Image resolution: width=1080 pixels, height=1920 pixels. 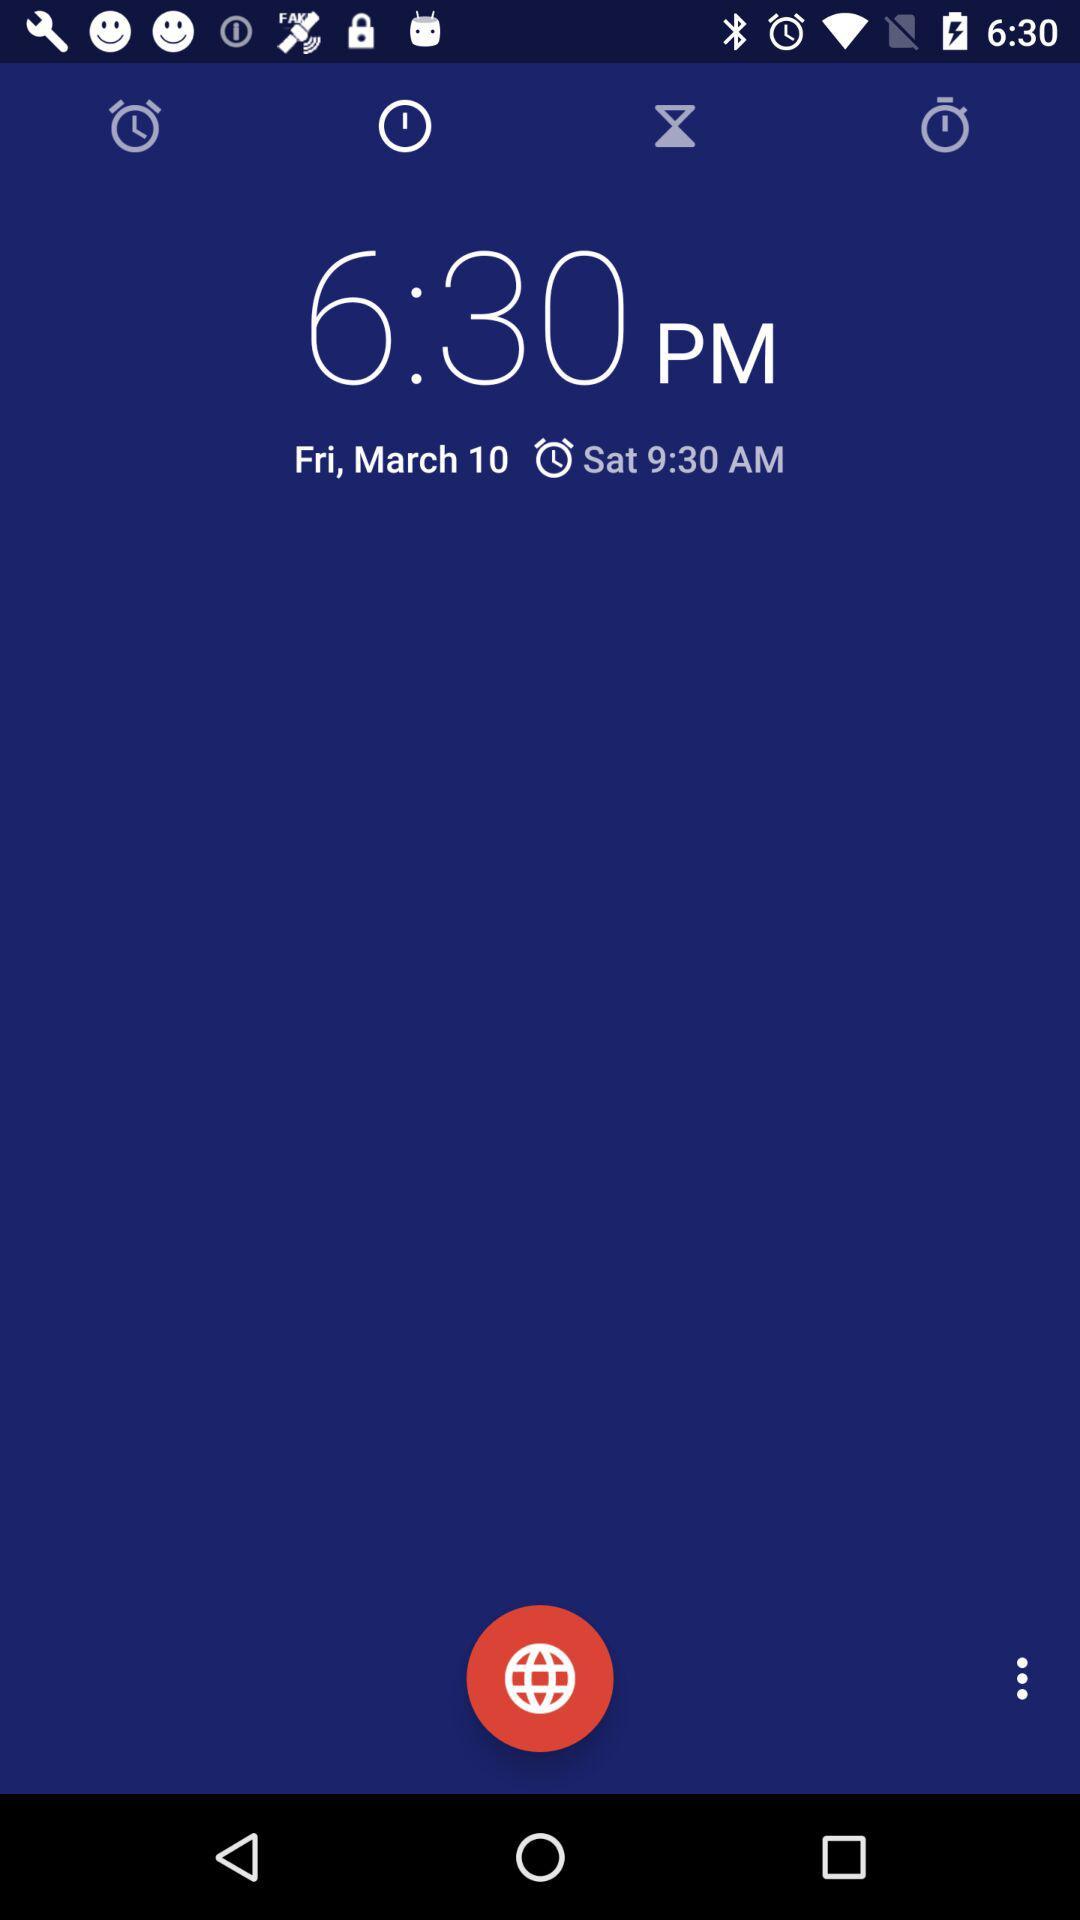 What do you see at coordinates (1027, 1678) in the screenshot?
I see `the item at the bottom right corner` at bounding box center [1027, 1678].